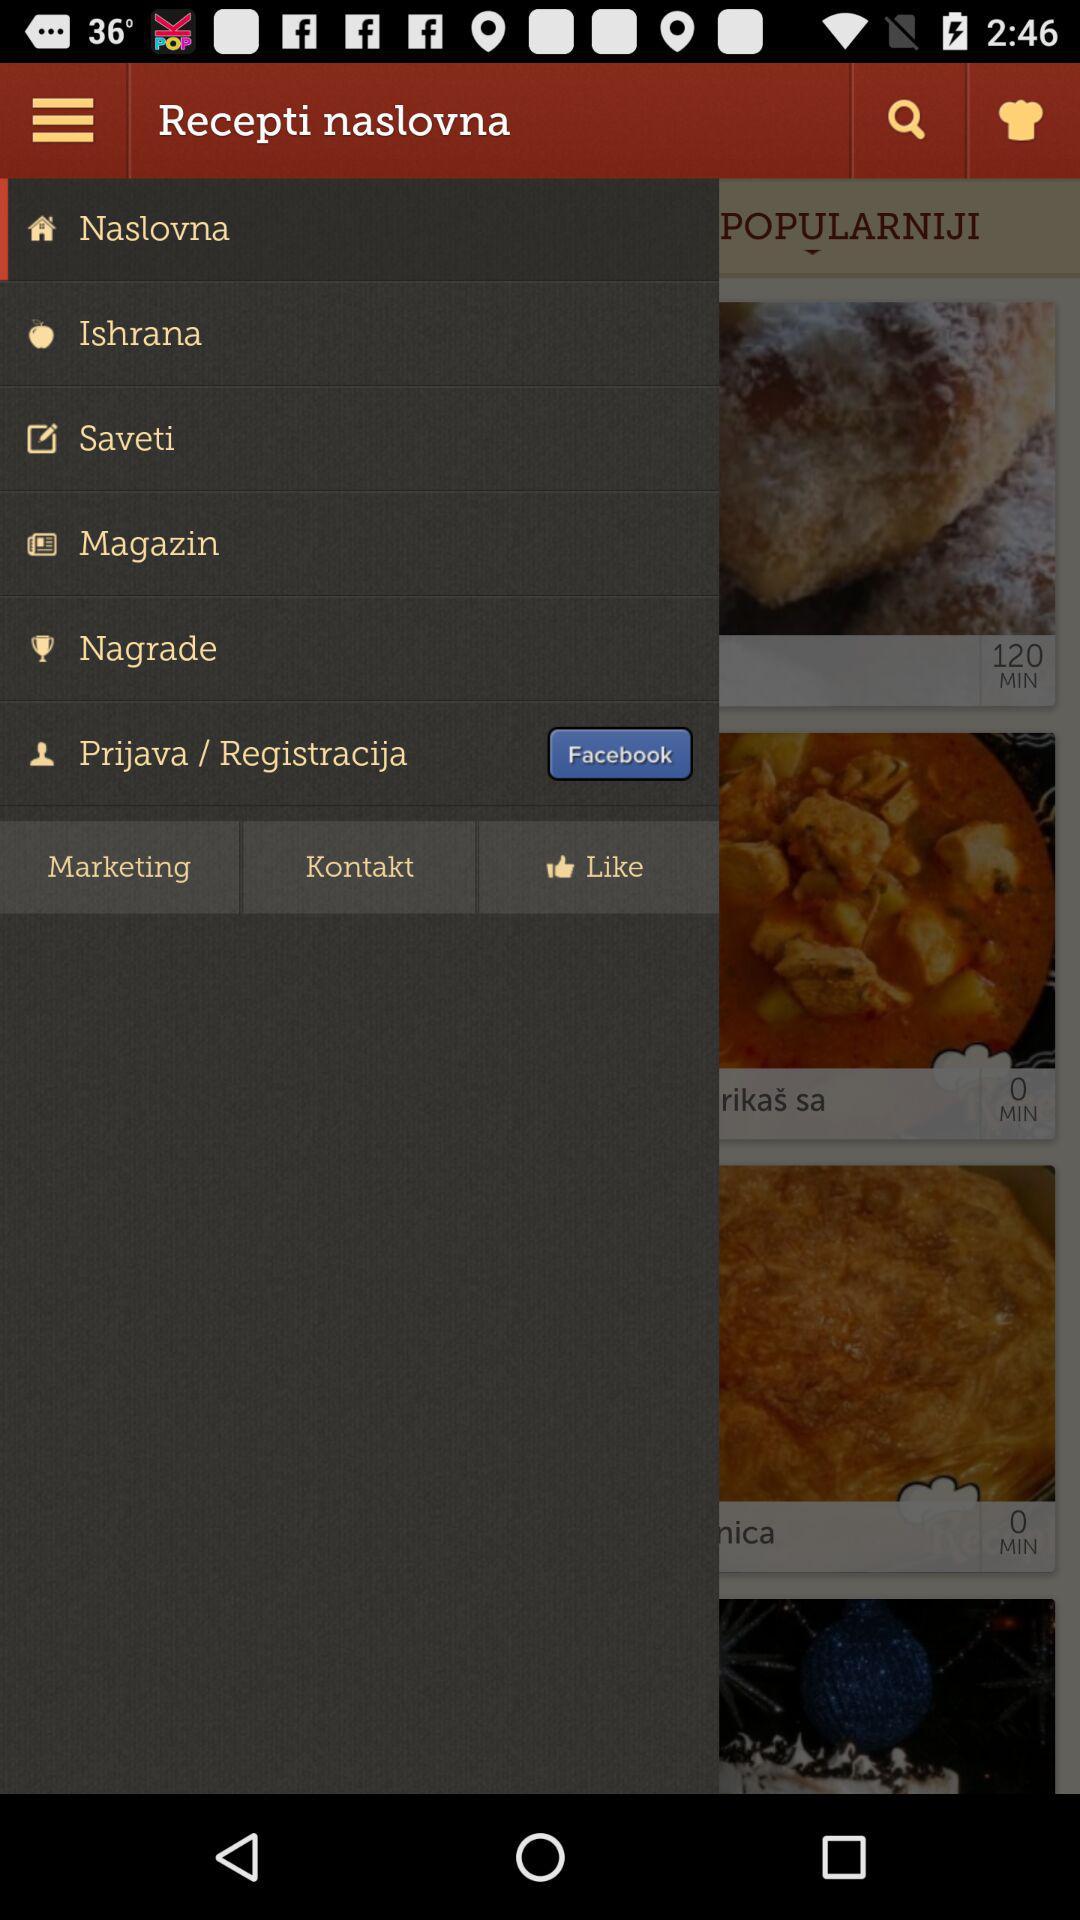  I want to click on menu button, so click(64, 119).